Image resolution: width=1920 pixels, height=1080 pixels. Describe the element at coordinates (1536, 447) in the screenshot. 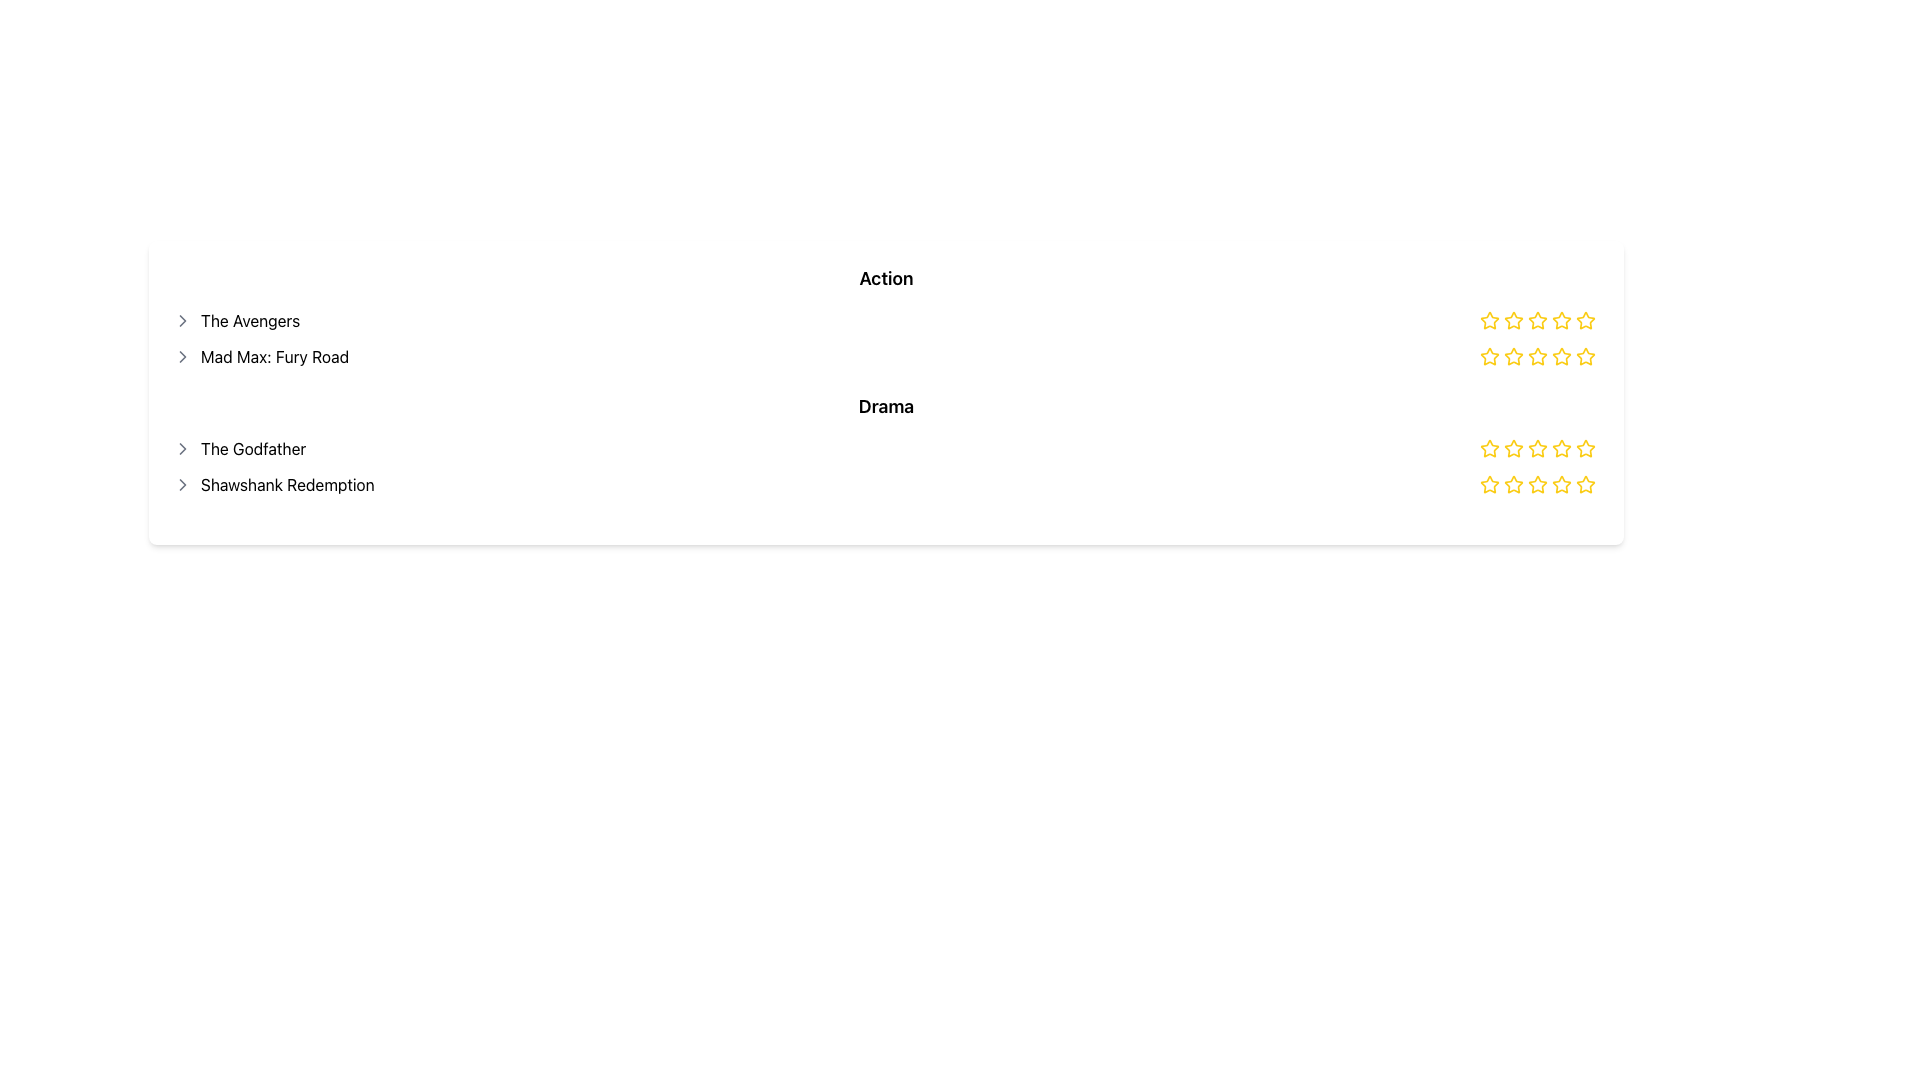

I see `the fourth star icon in the five-star rating component for 'Shawshank Redemption'` at that location.